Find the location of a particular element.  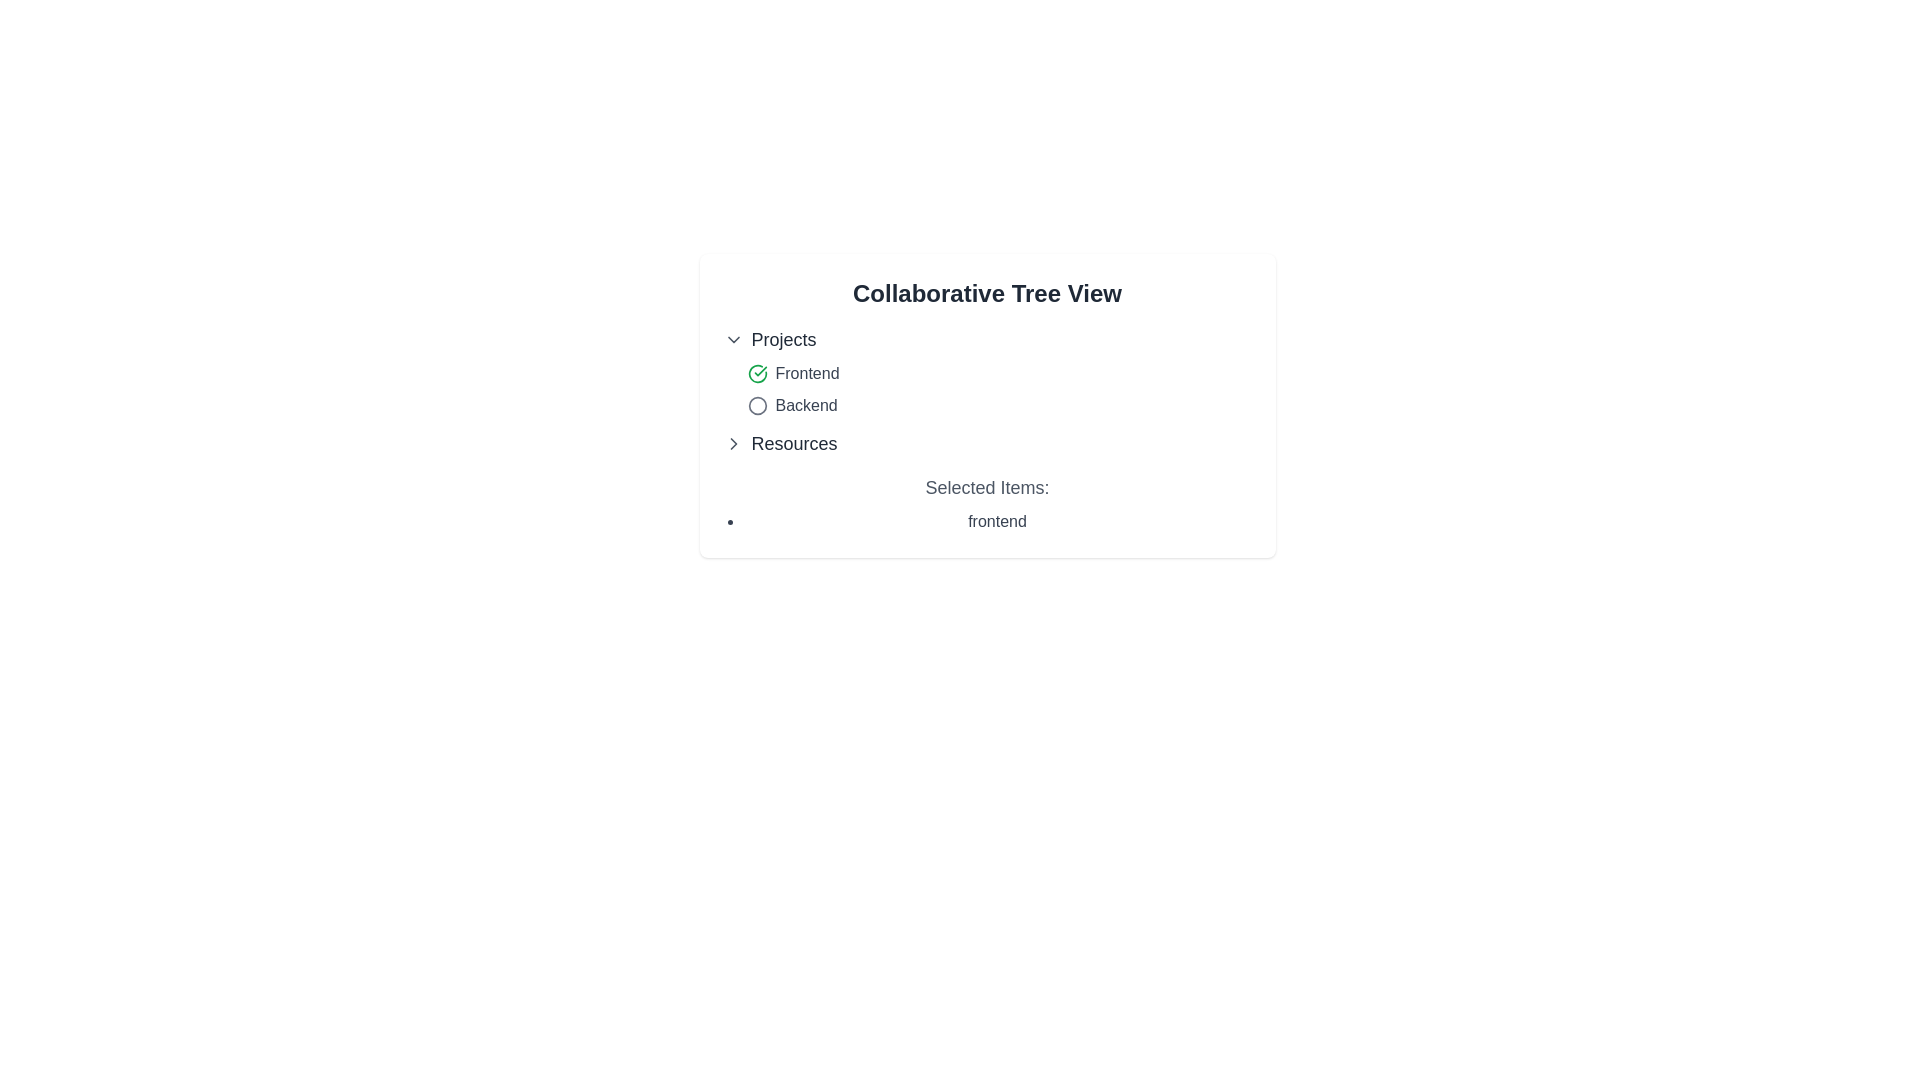

the circular icon with a green outline and checkmark, which indicates an active state, located to the left of the 'Frontend' label in the 'Projects' group is located at coordinates (756, 374).